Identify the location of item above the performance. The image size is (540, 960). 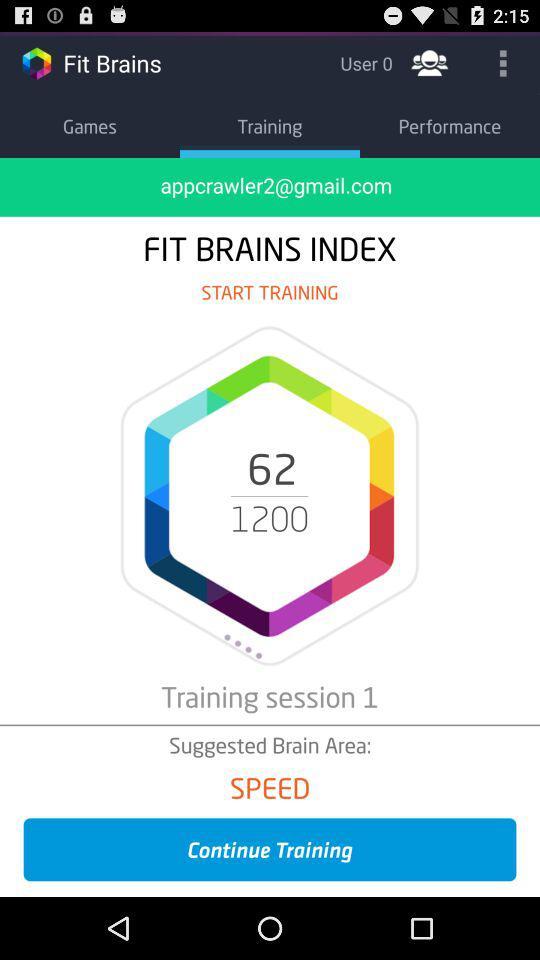
(428, 62).